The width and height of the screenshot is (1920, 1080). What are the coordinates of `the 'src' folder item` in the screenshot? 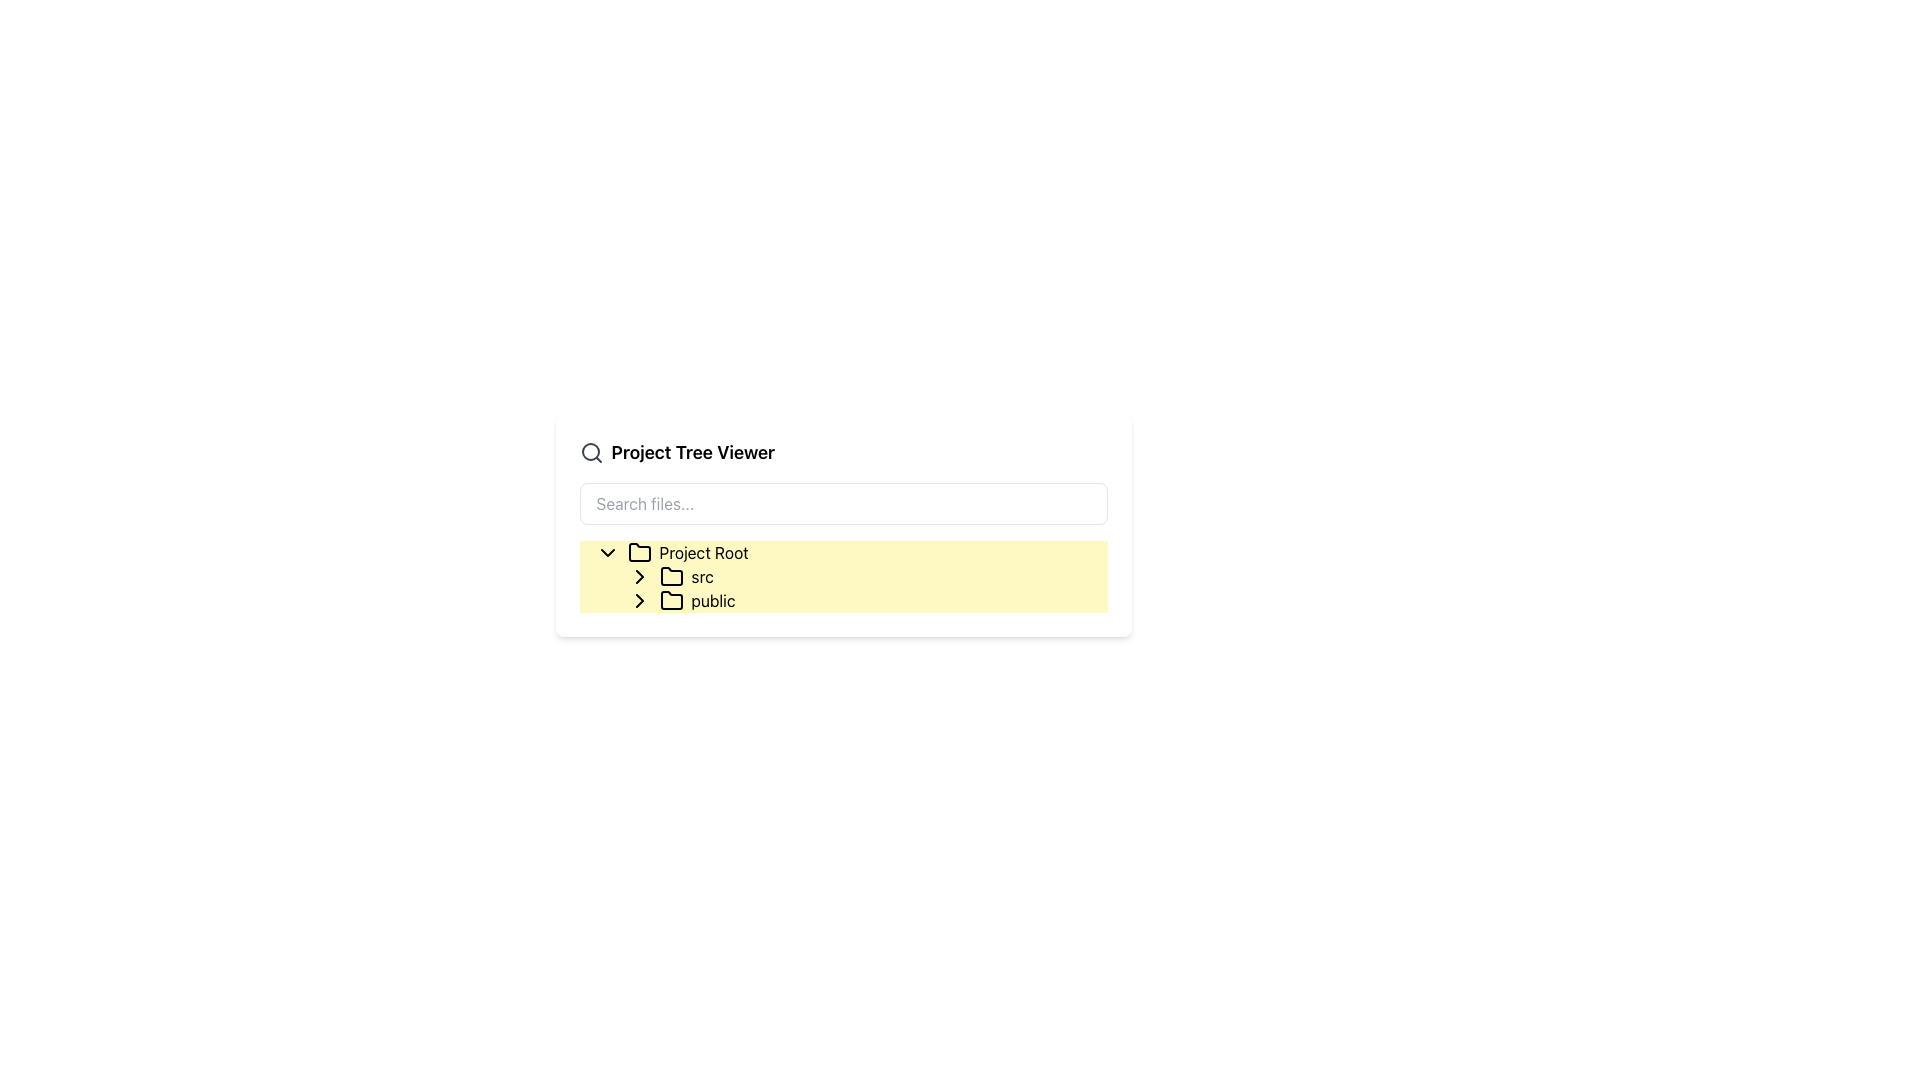 It's located at (686, 577).